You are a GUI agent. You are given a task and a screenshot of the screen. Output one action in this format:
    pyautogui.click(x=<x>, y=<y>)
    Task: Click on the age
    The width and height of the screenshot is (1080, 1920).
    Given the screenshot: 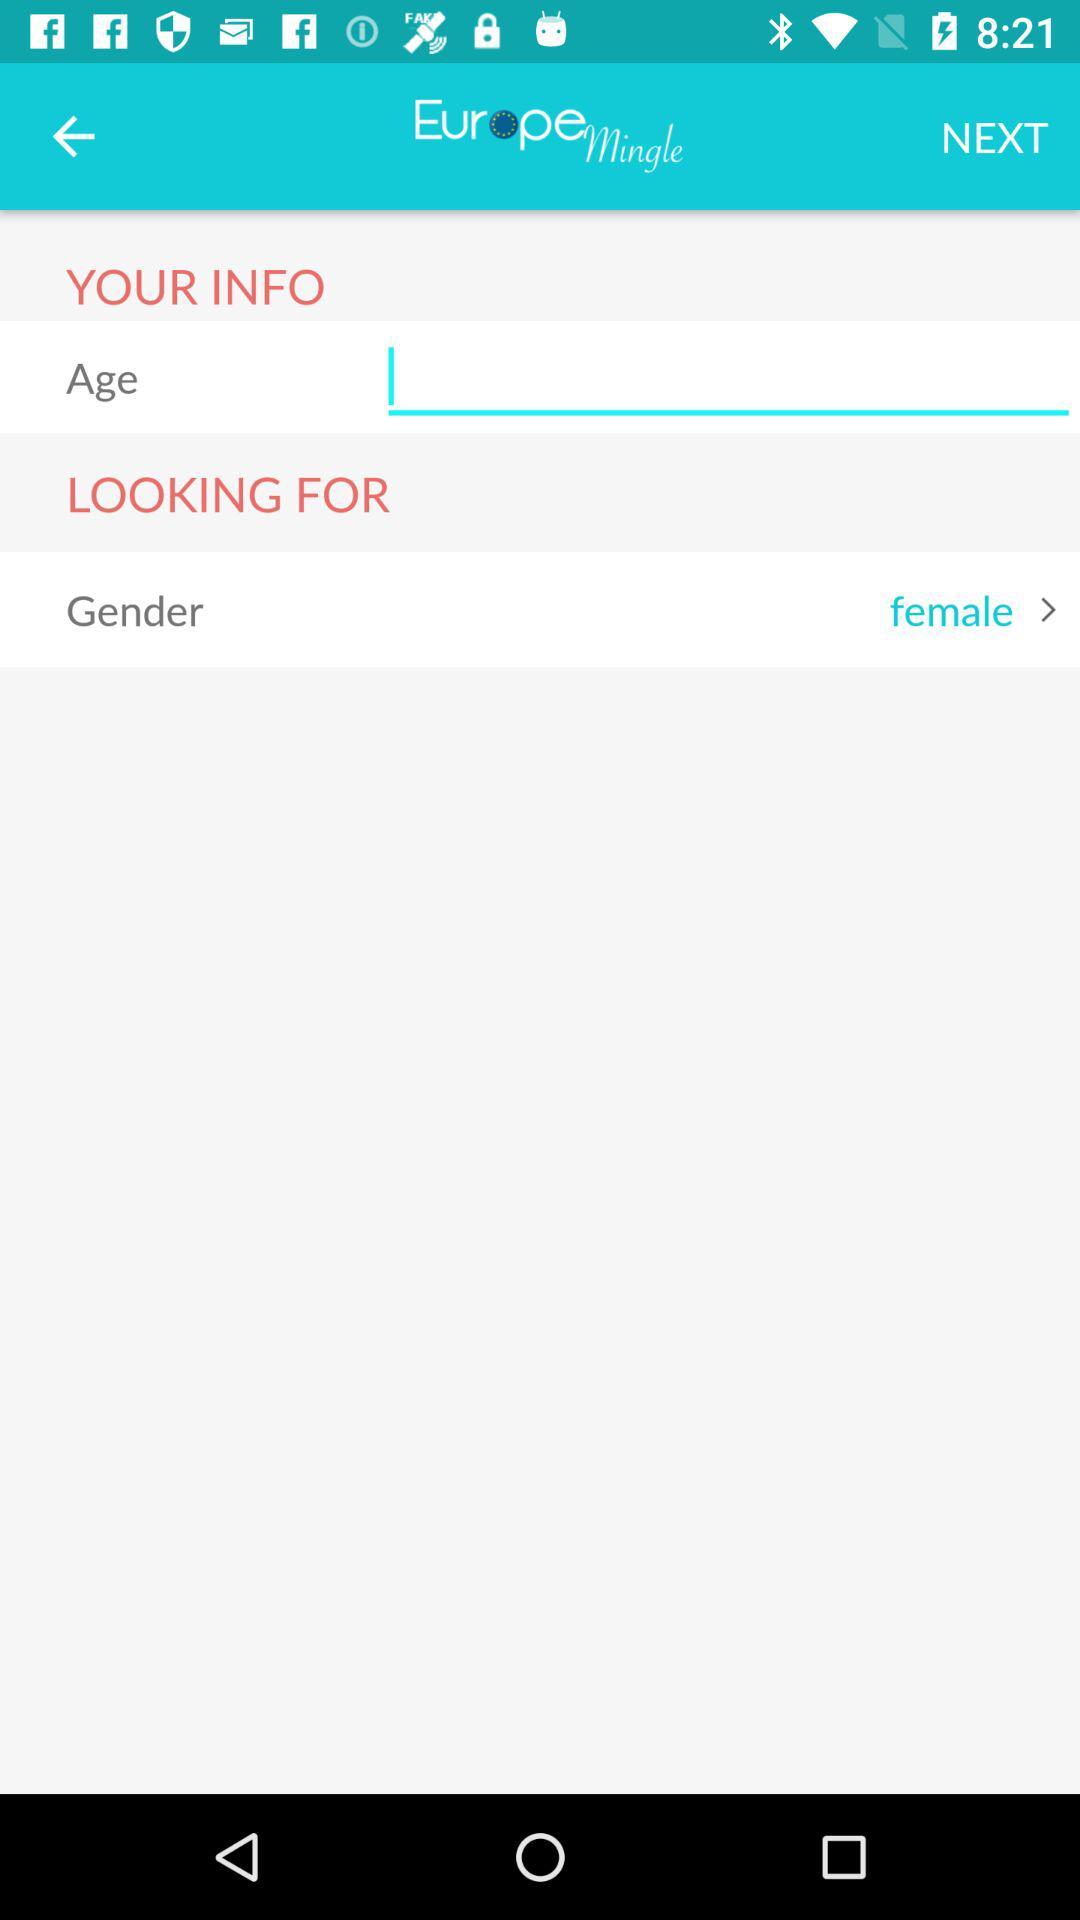 What is the action you would take?
    pyautogui.click(x=728, y=377)
    